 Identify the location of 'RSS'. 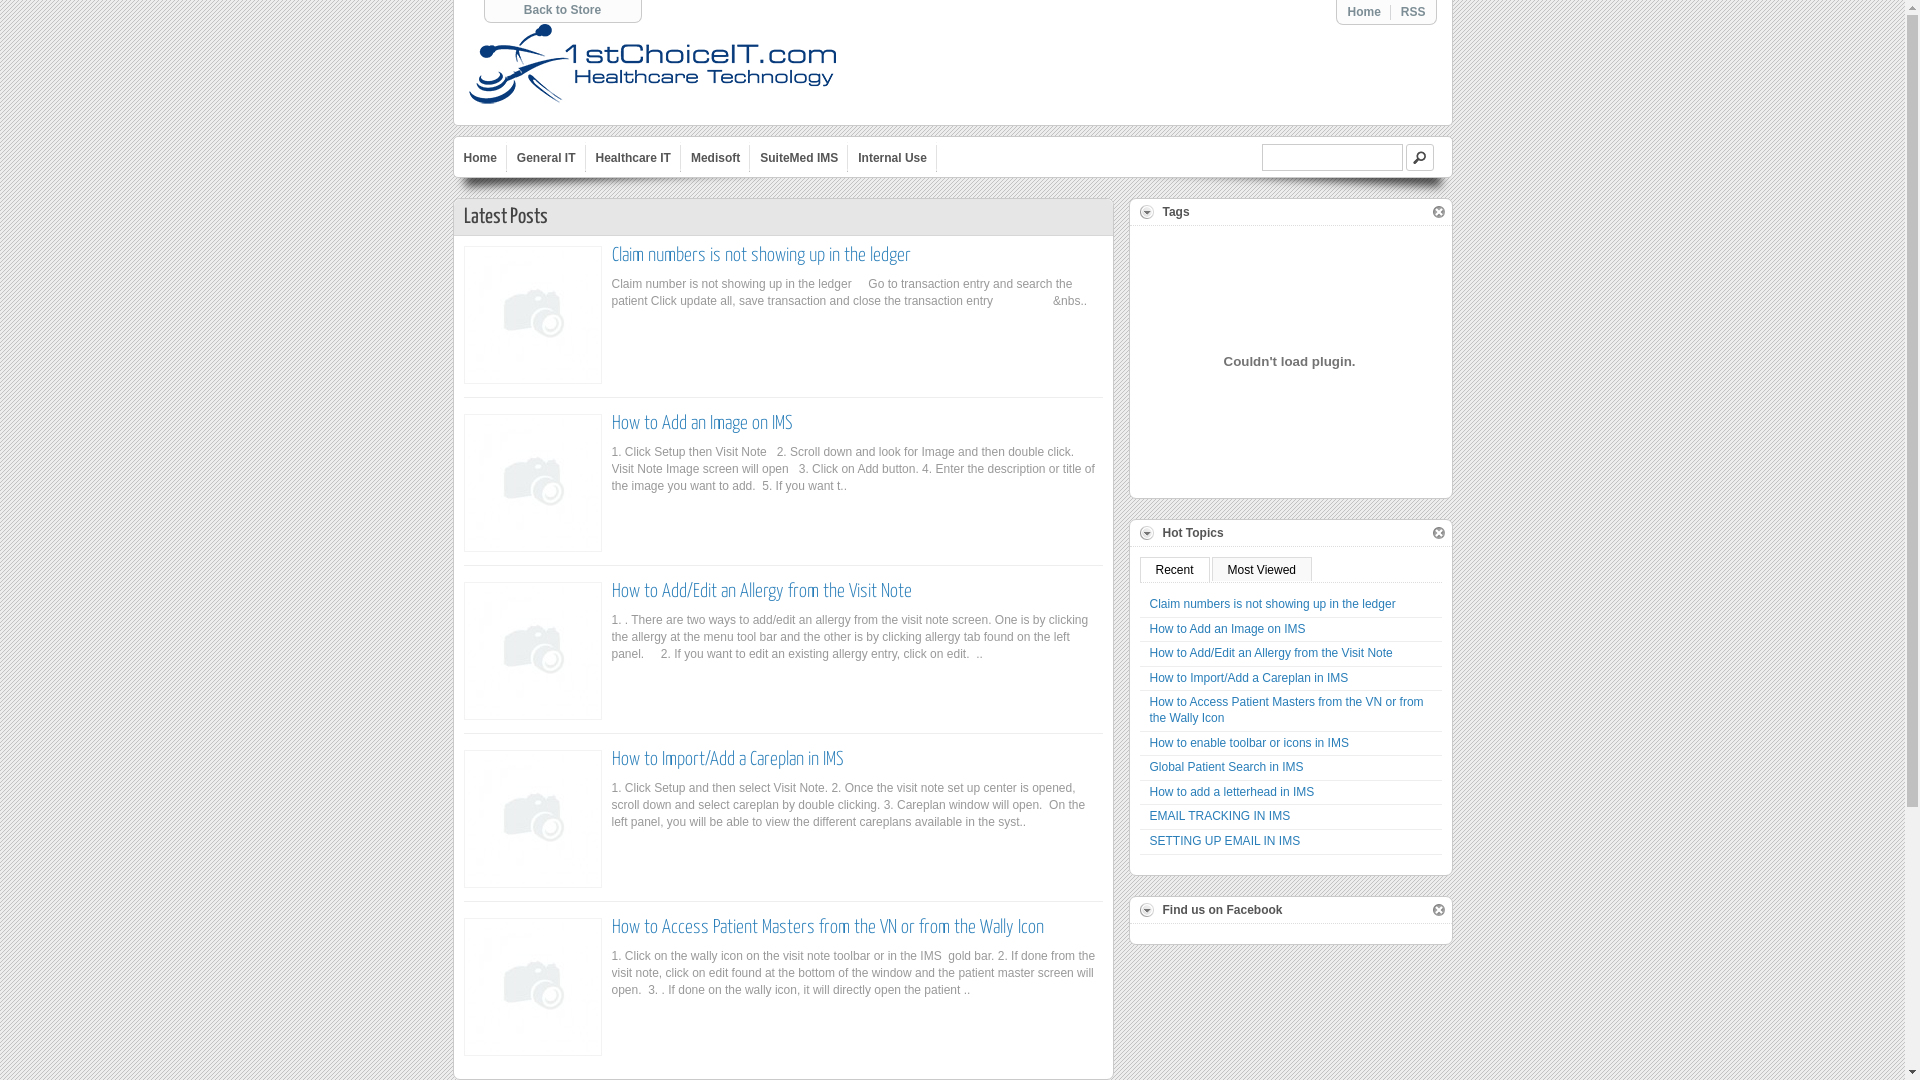
(1412, 11).